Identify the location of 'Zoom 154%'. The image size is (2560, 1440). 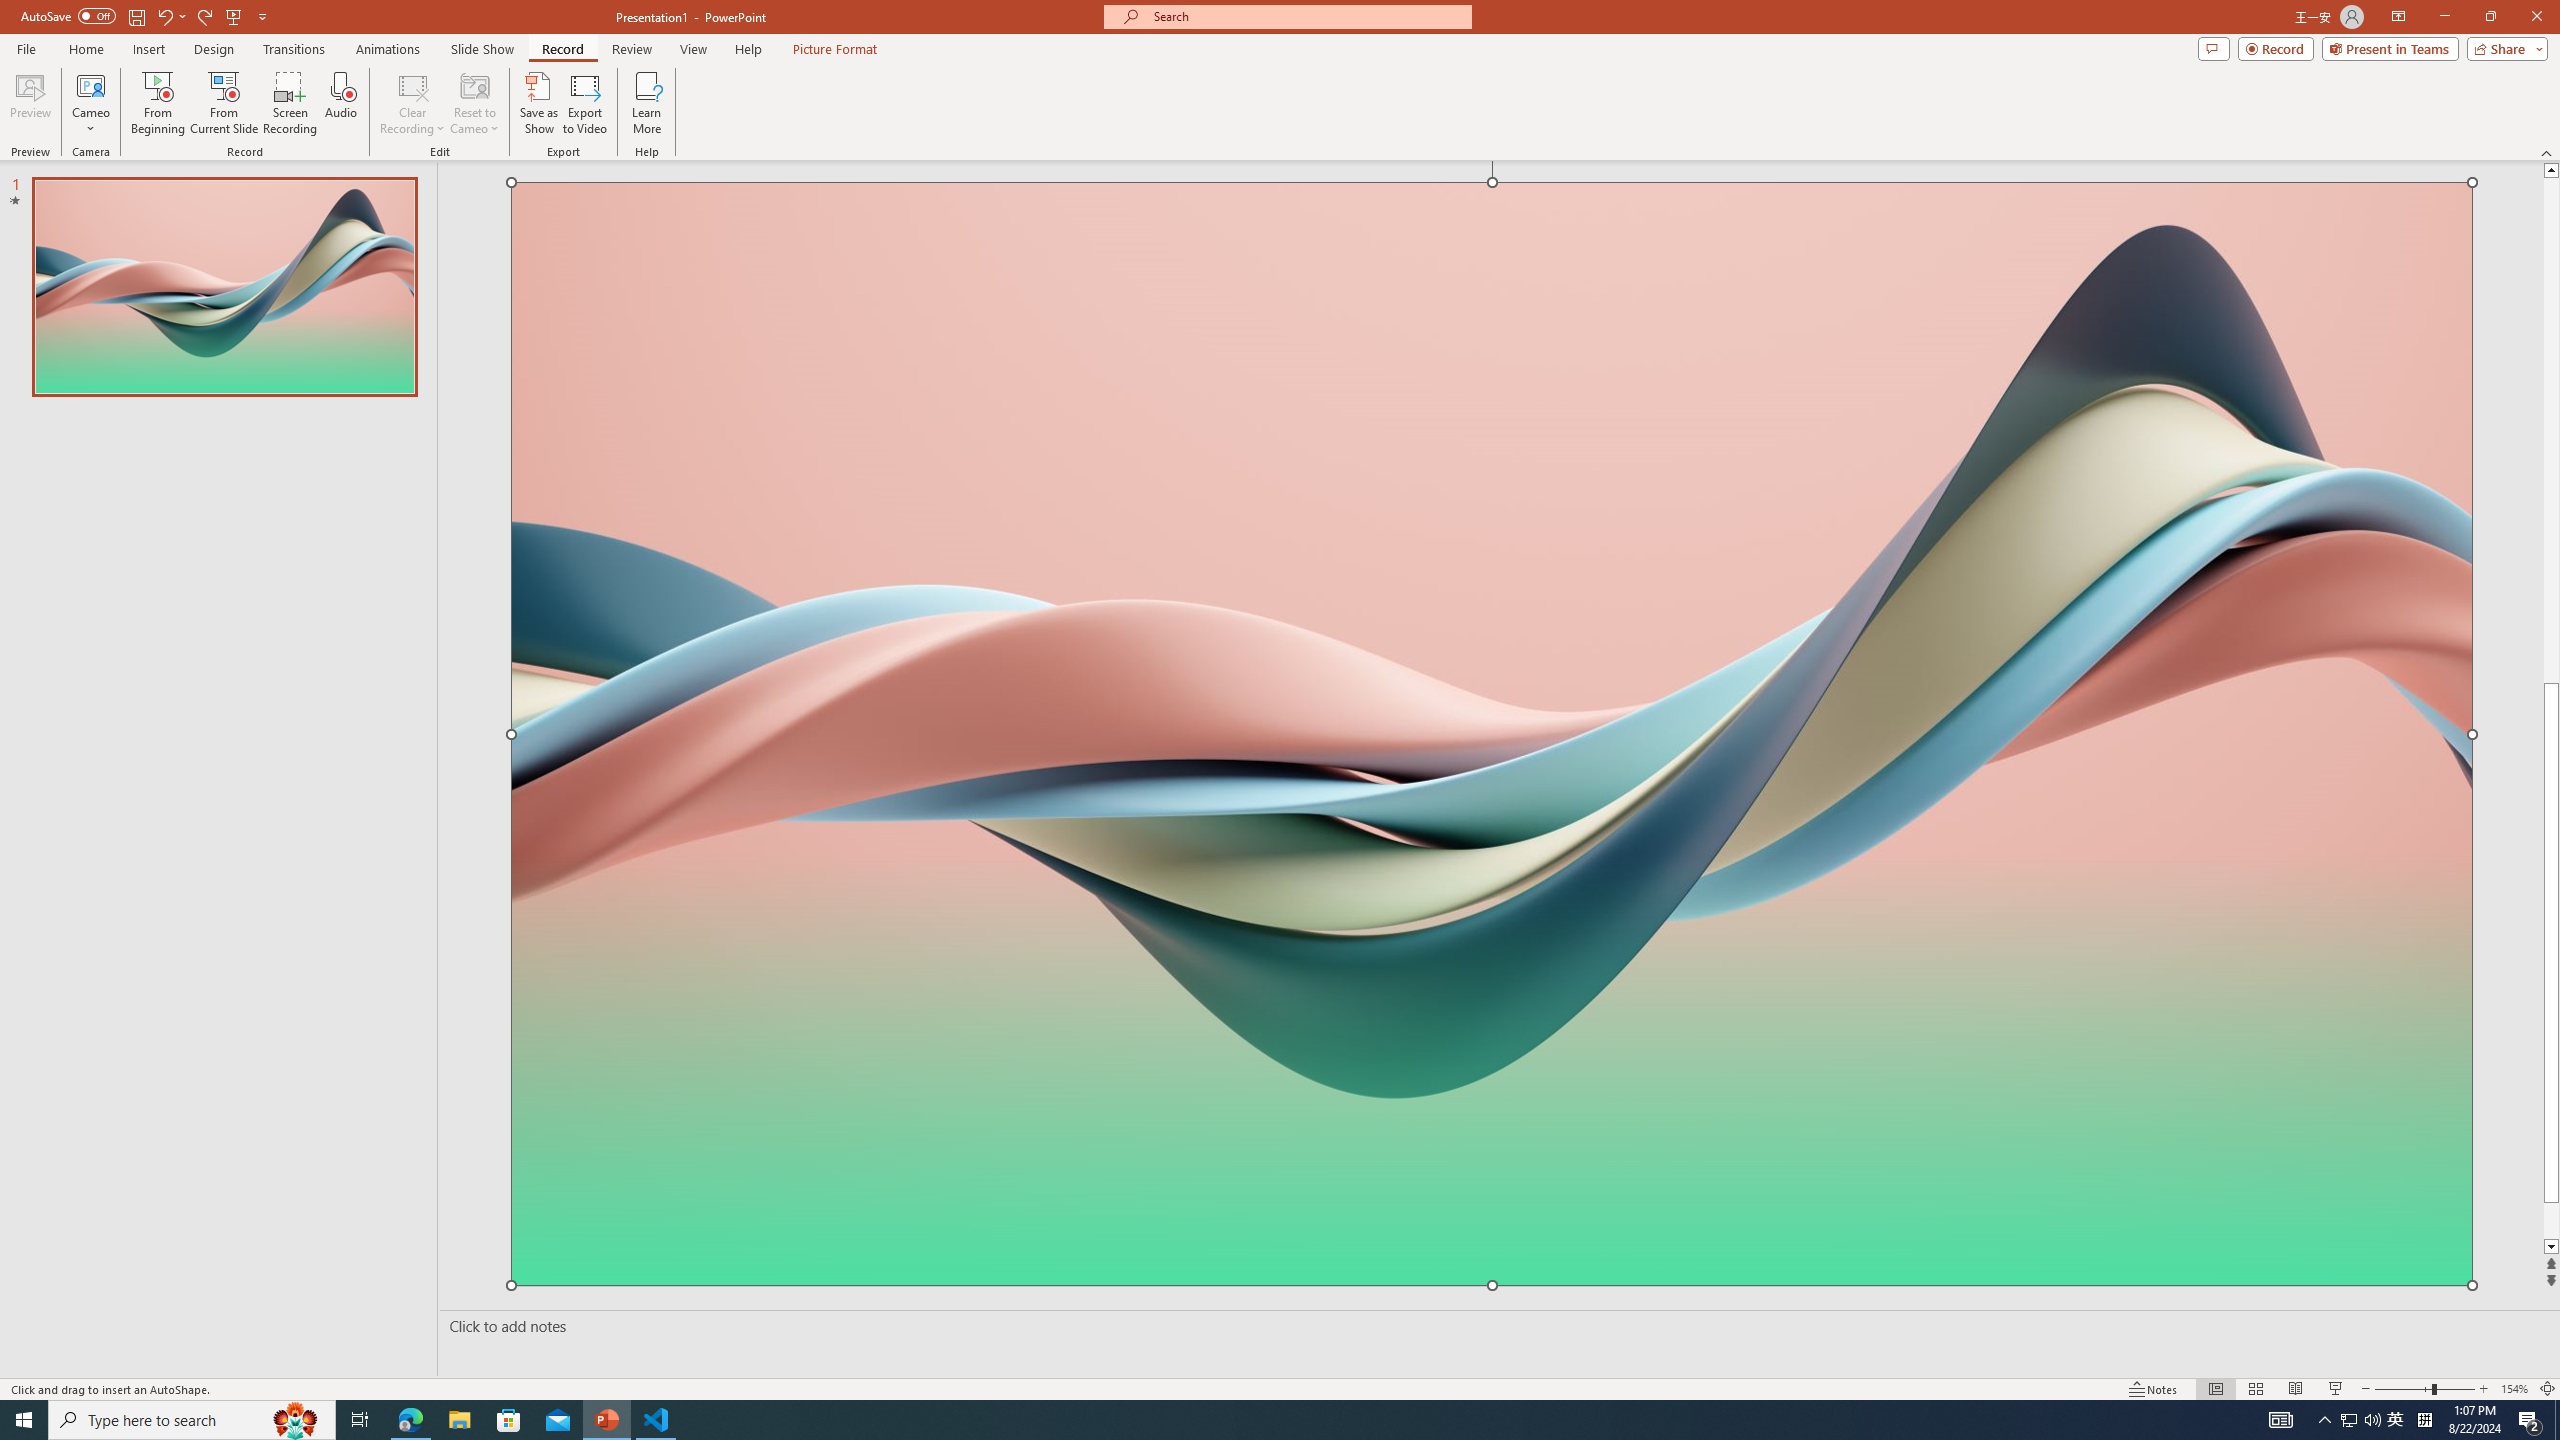
(2515, 1389).